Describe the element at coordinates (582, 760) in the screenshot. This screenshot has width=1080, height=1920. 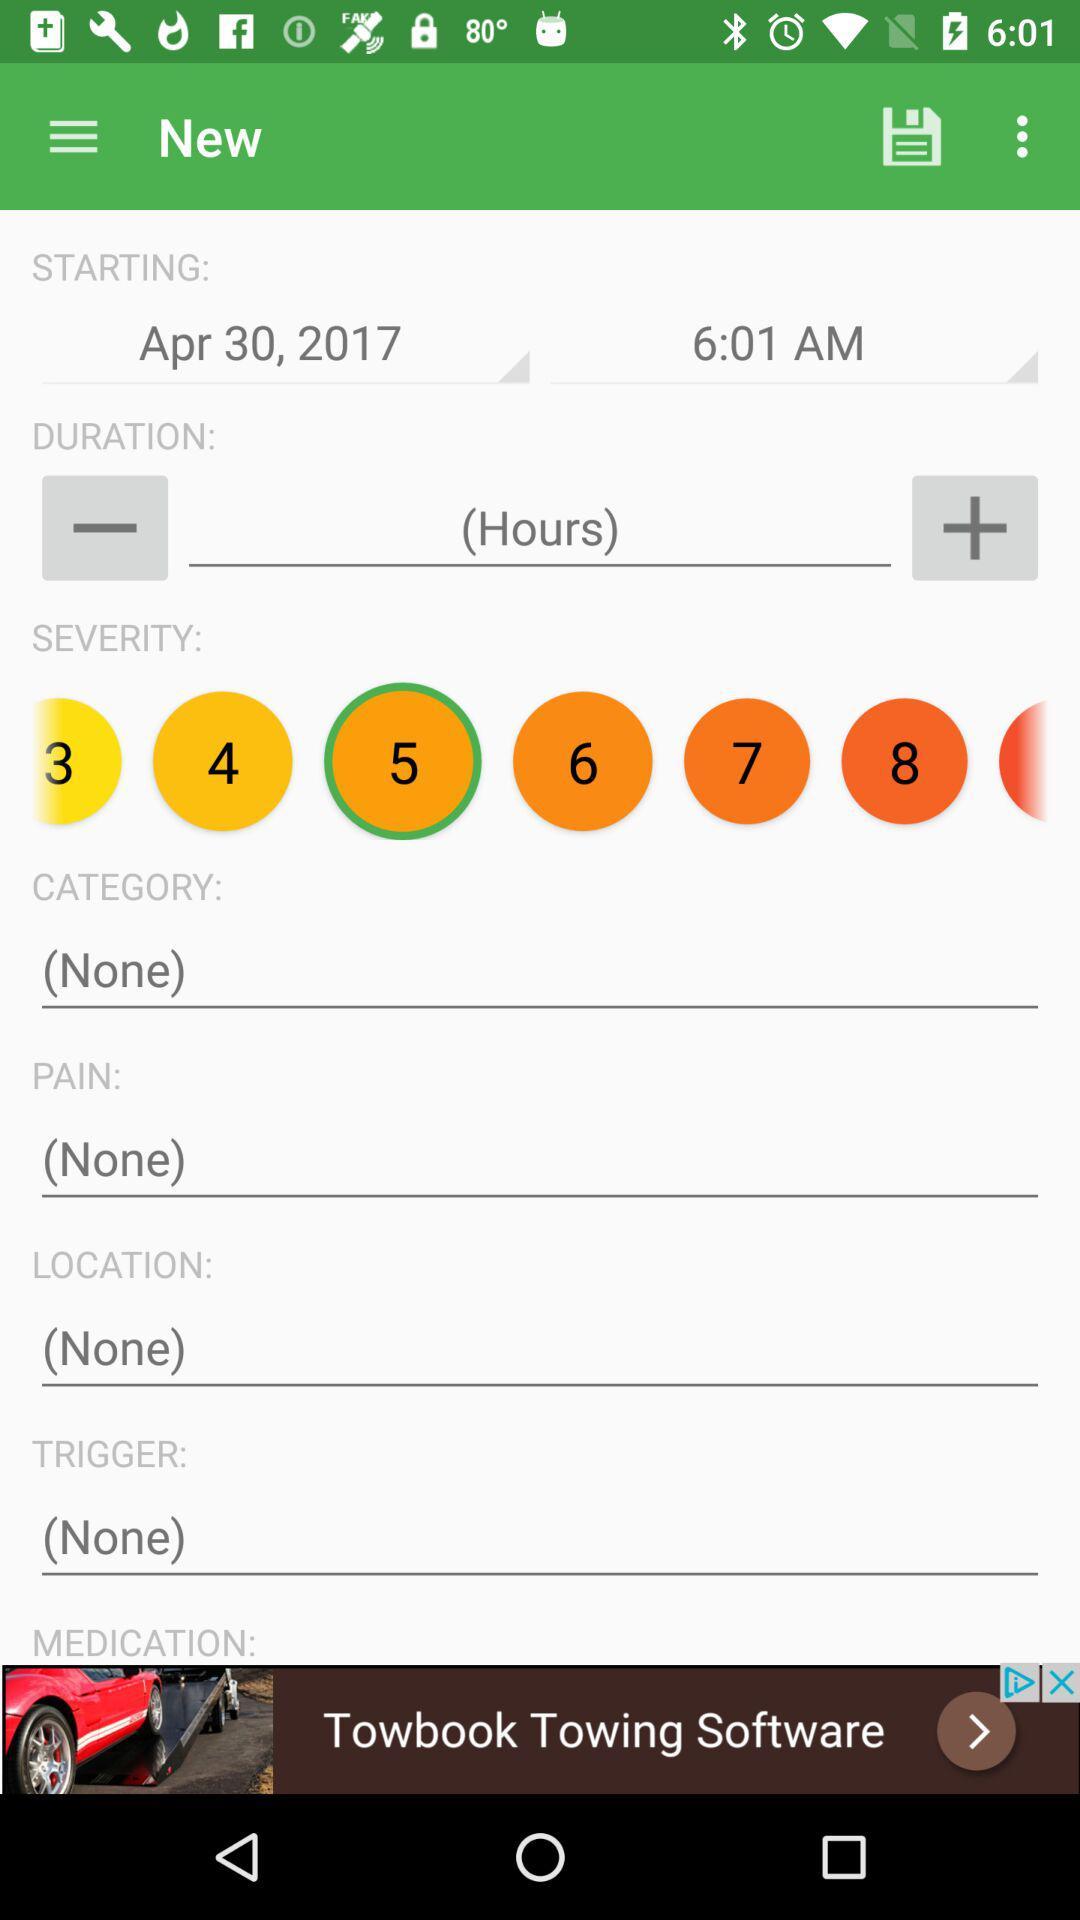
I see `the text  6` at that location.